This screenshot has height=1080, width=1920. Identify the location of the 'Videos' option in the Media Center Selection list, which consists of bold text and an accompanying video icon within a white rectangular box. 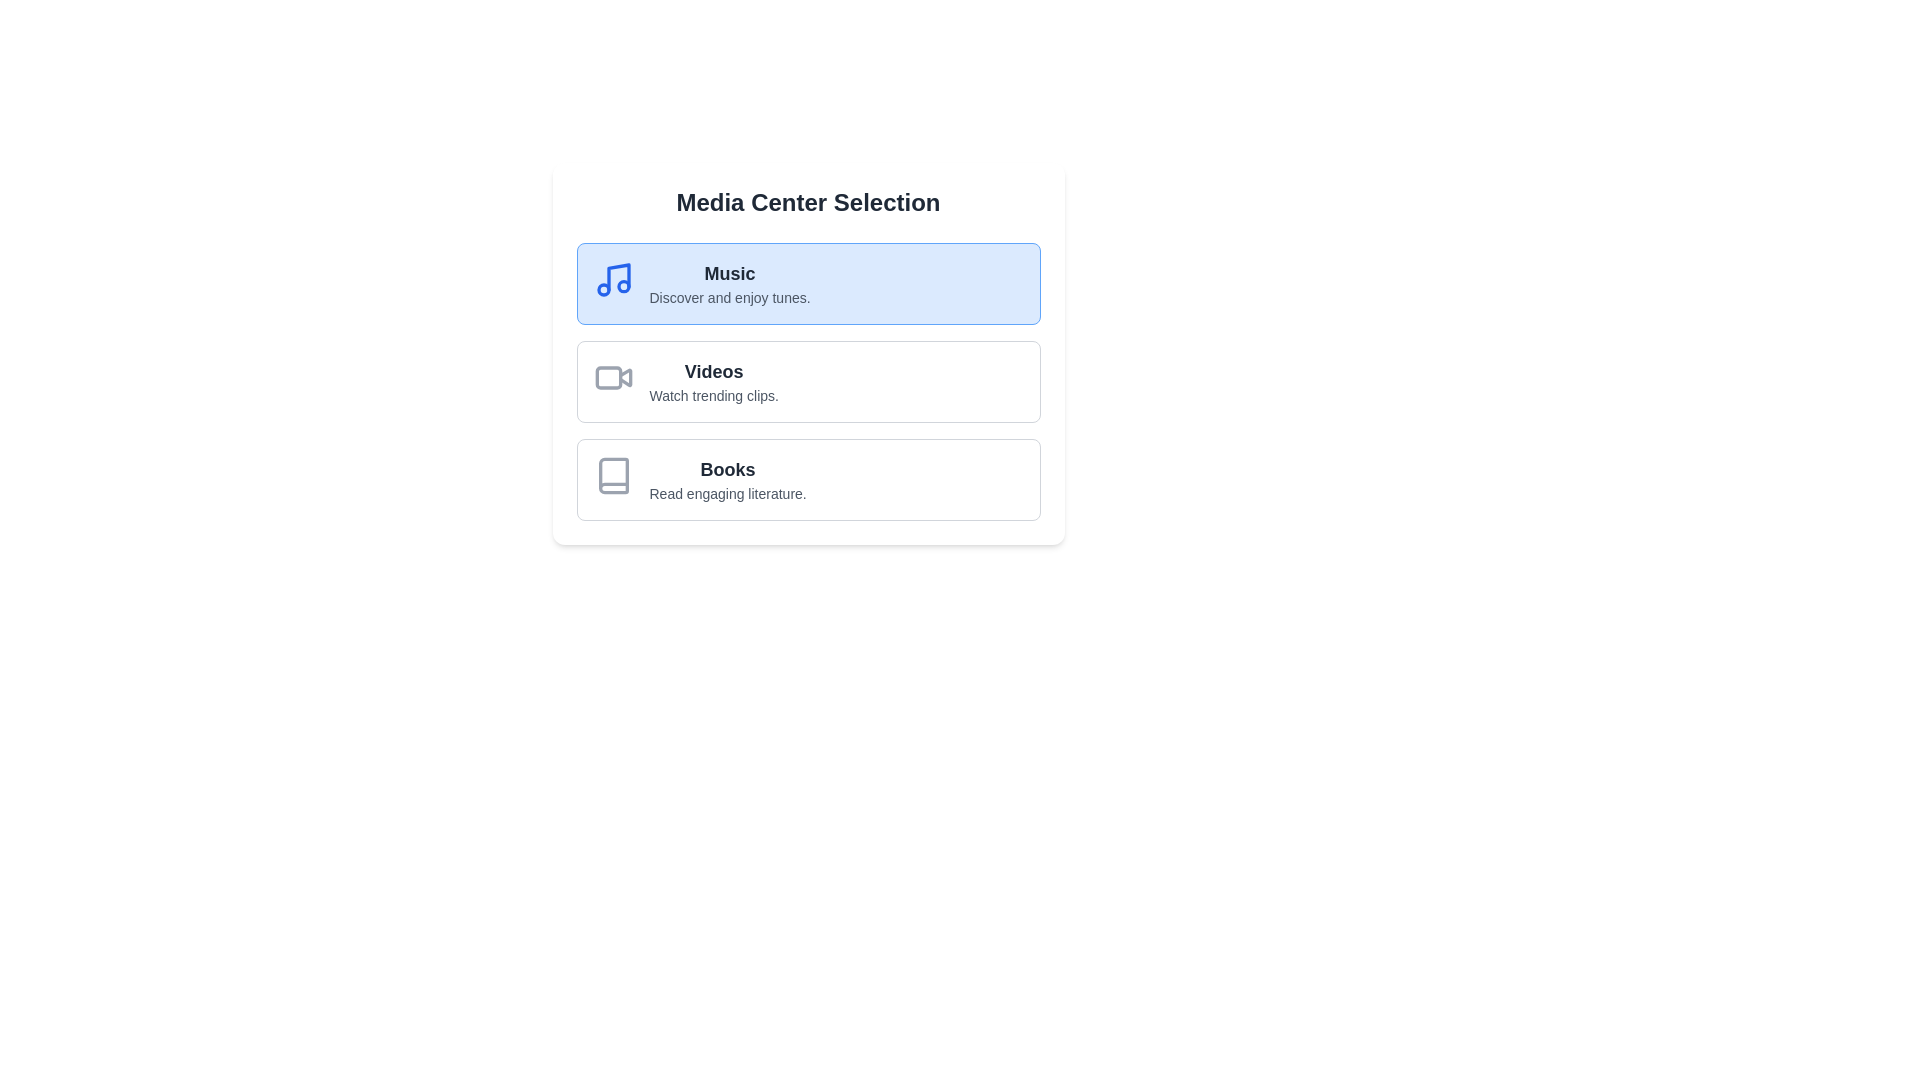
(714, 381).